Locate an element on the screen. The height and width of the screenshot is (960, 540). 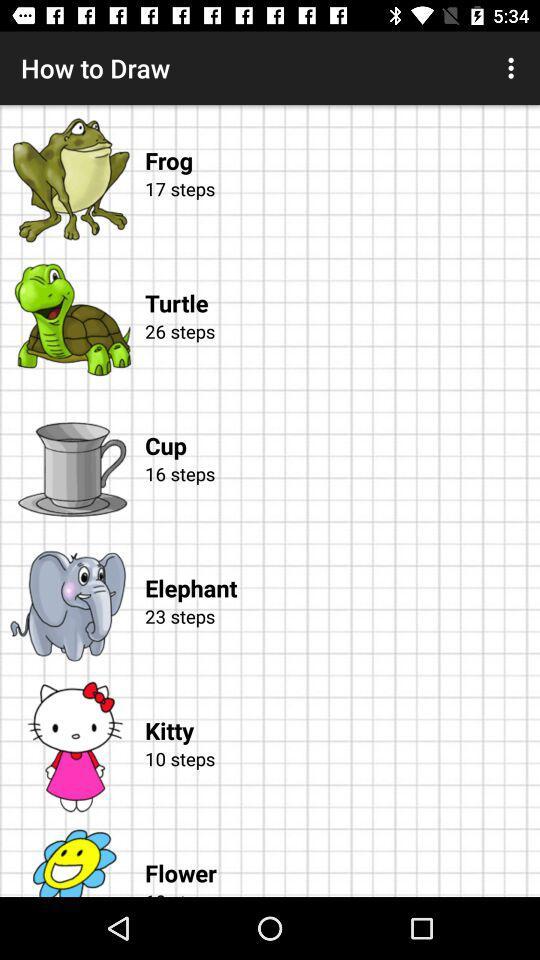
icon below turtle icon is located at coordinates (338, 354).